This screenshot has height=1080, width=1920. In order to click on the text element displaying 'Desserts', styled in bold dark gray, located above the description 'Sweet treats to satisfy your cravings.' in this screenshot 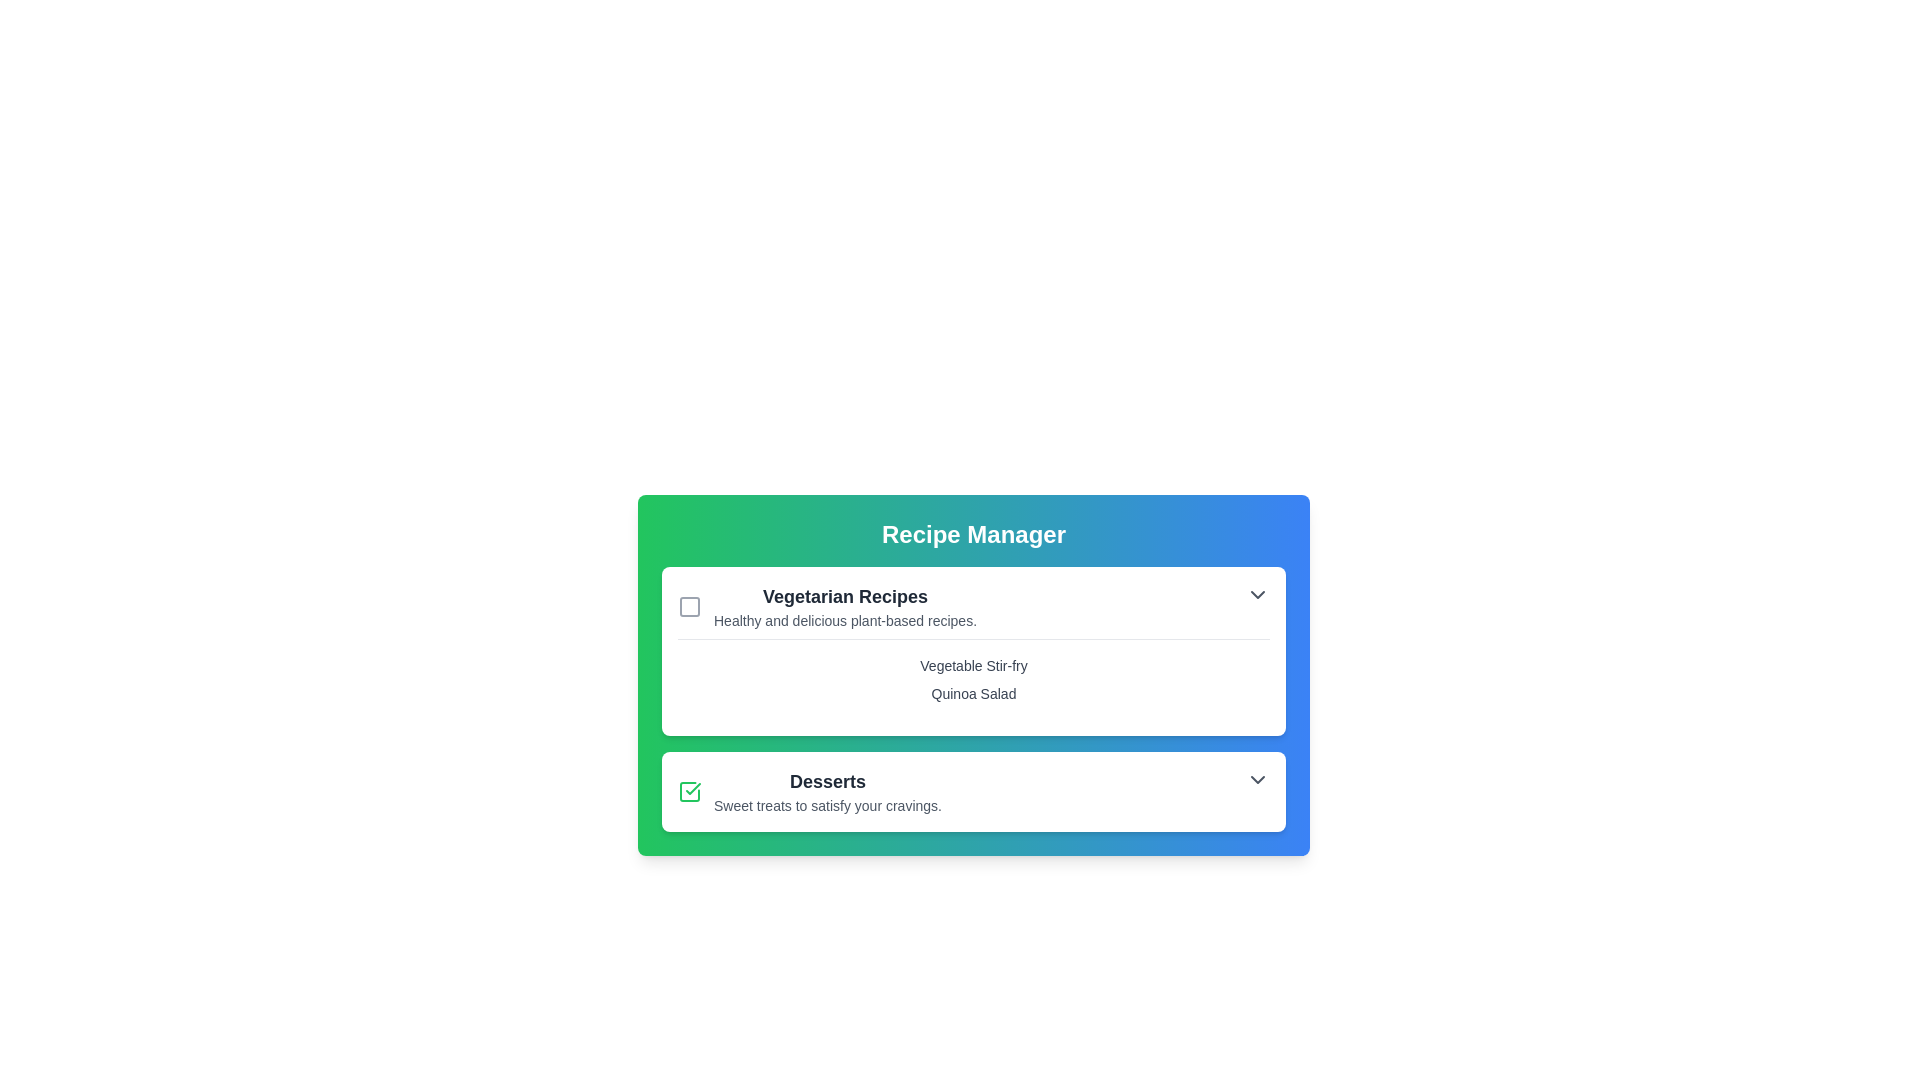, I will do `click(827, 781)`.